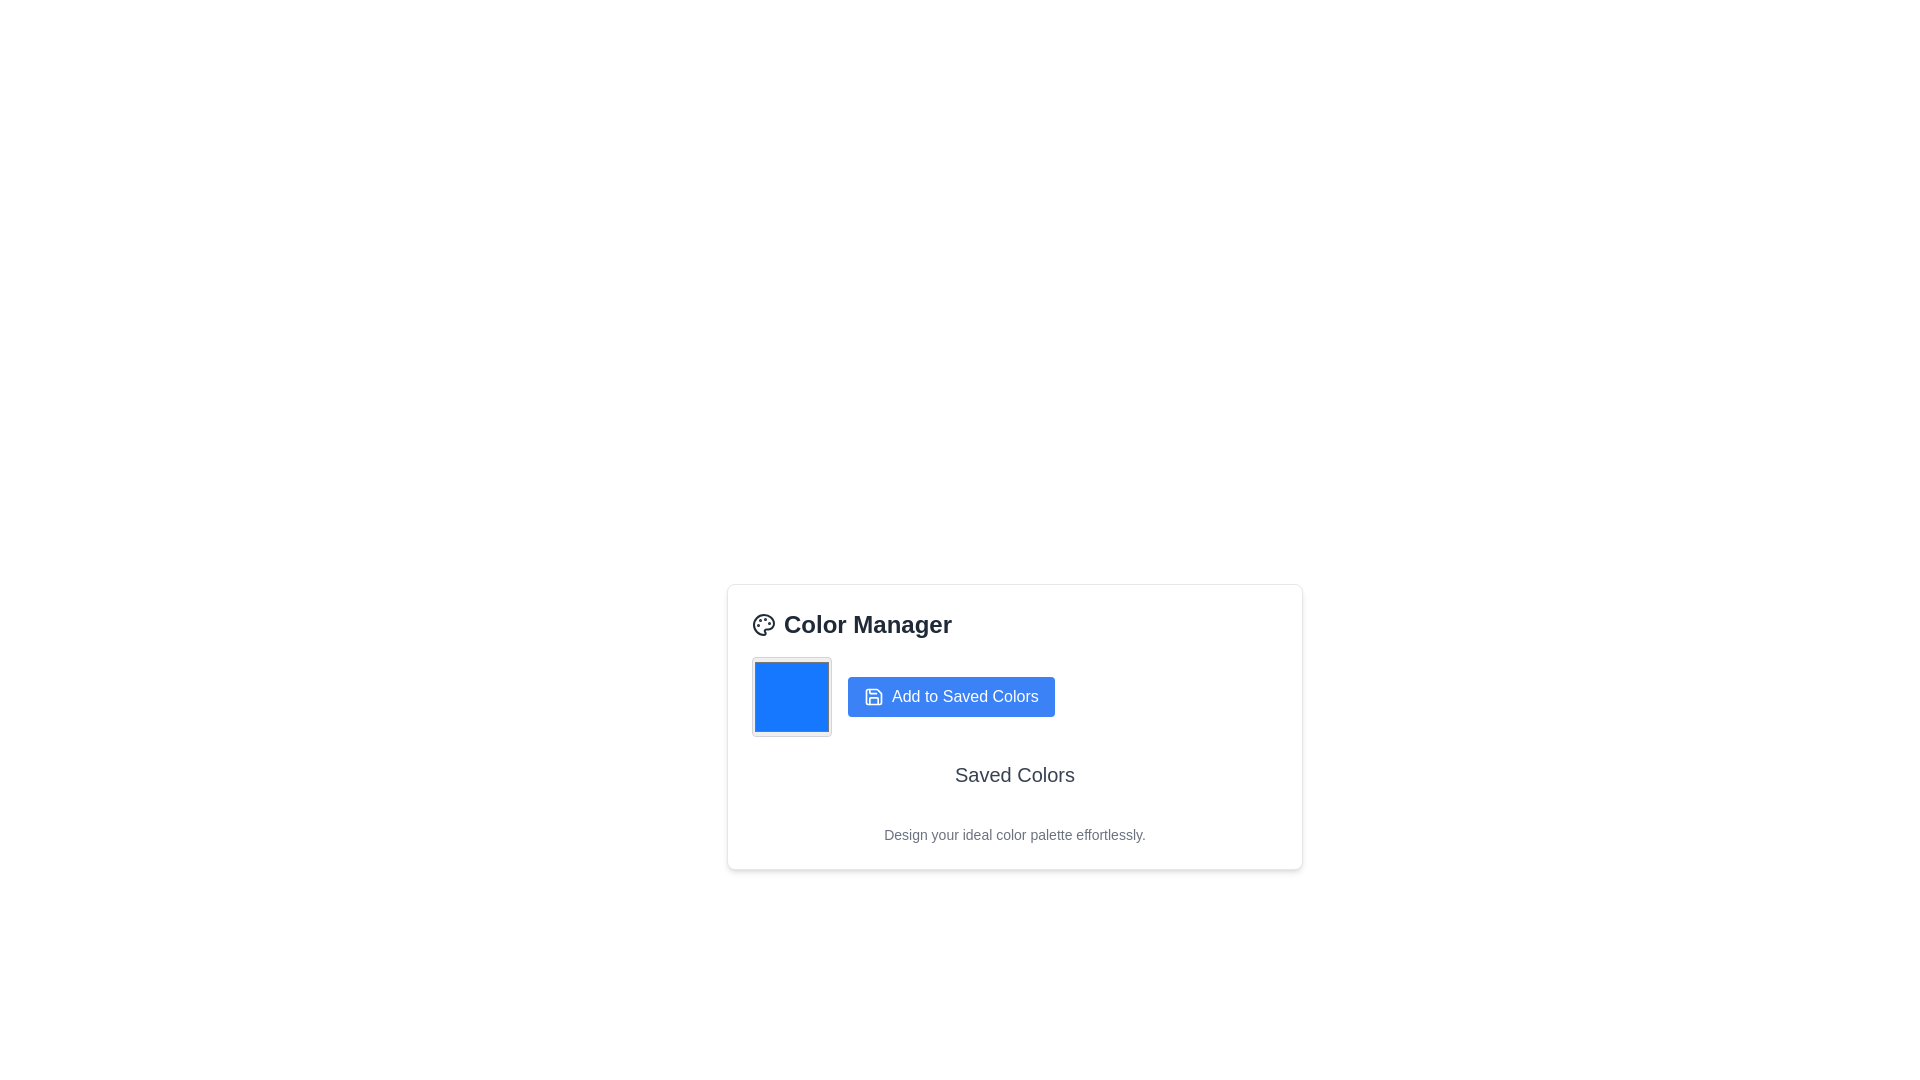 This screenshot has height=1080, width=1920. What do you see at coordinates (762, 623) in the screenshot?
I see `the circular paint palette icon located to the left of the 'Color Manager' text in the interface header` at bounding box center [762, 623].